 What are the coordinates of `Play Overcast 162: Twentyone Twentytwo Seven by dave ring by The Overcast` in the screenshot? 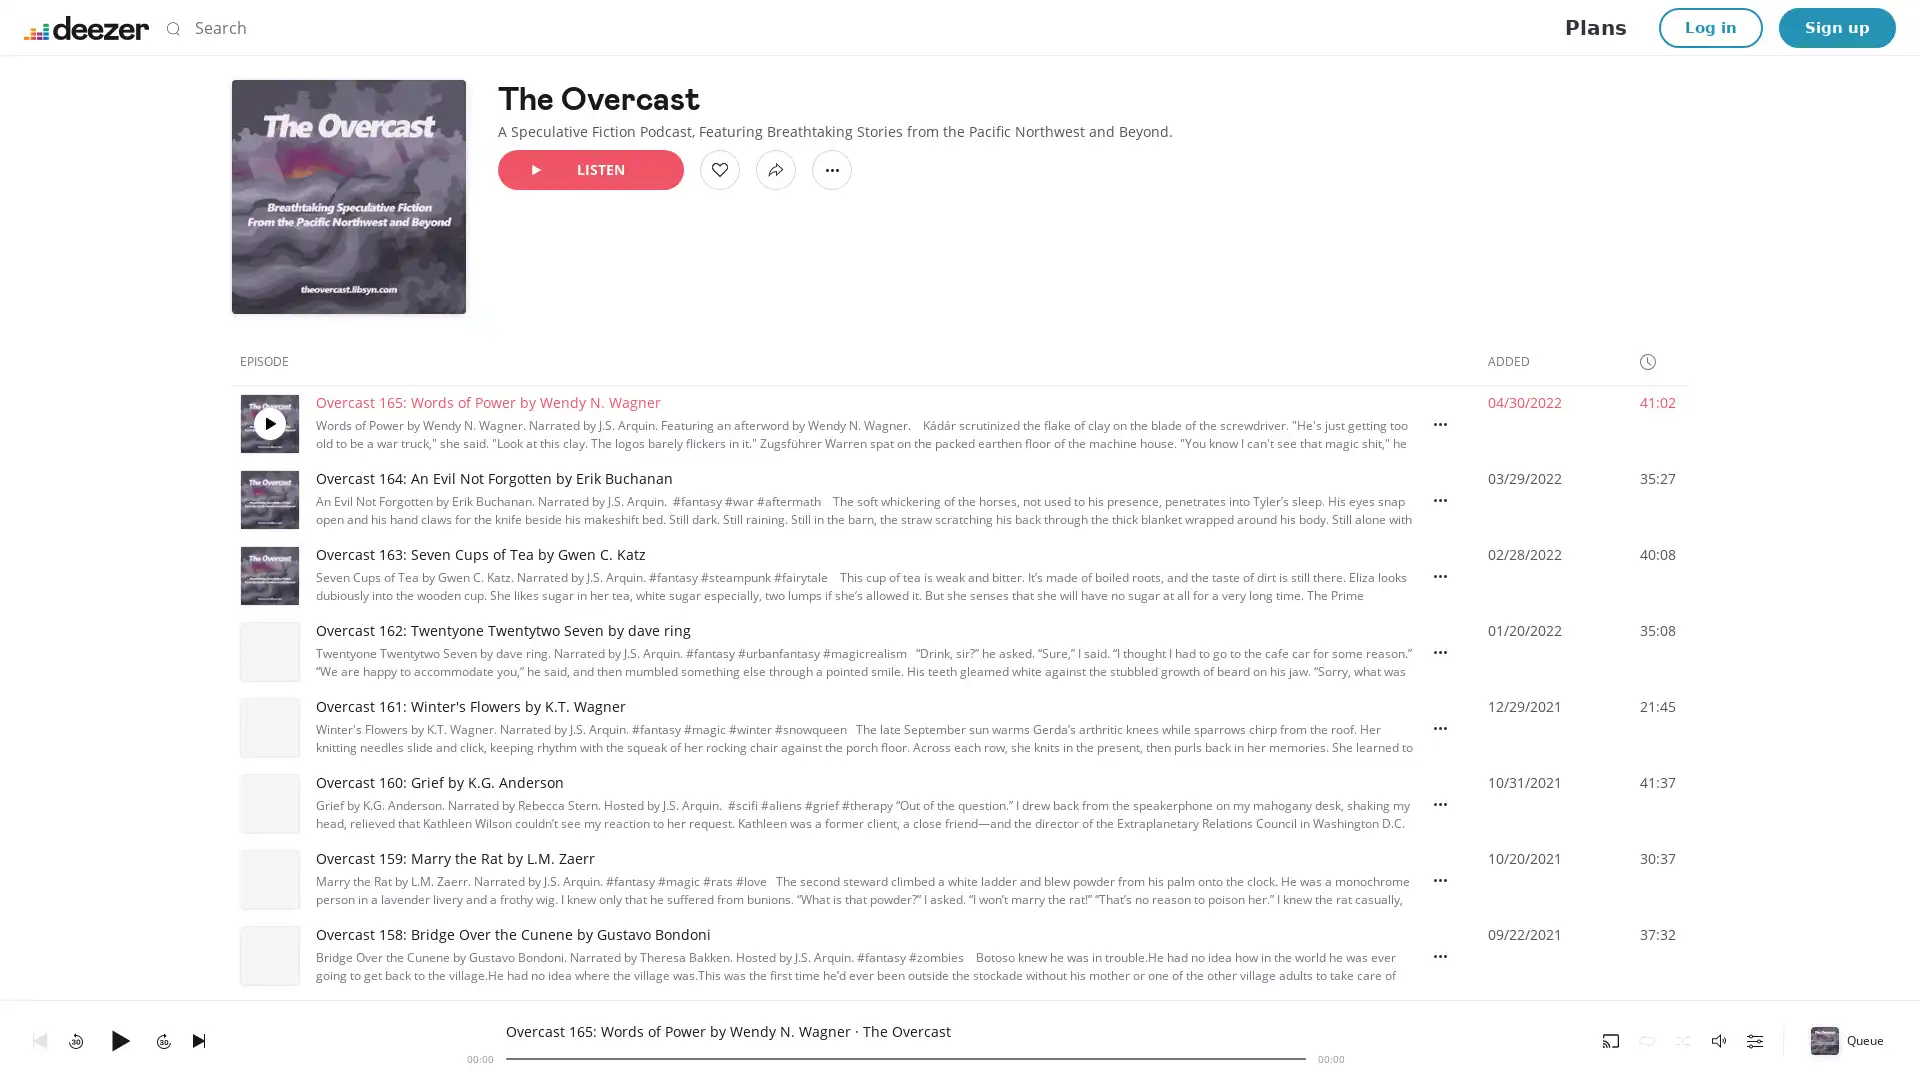 It's located at (268, 651).